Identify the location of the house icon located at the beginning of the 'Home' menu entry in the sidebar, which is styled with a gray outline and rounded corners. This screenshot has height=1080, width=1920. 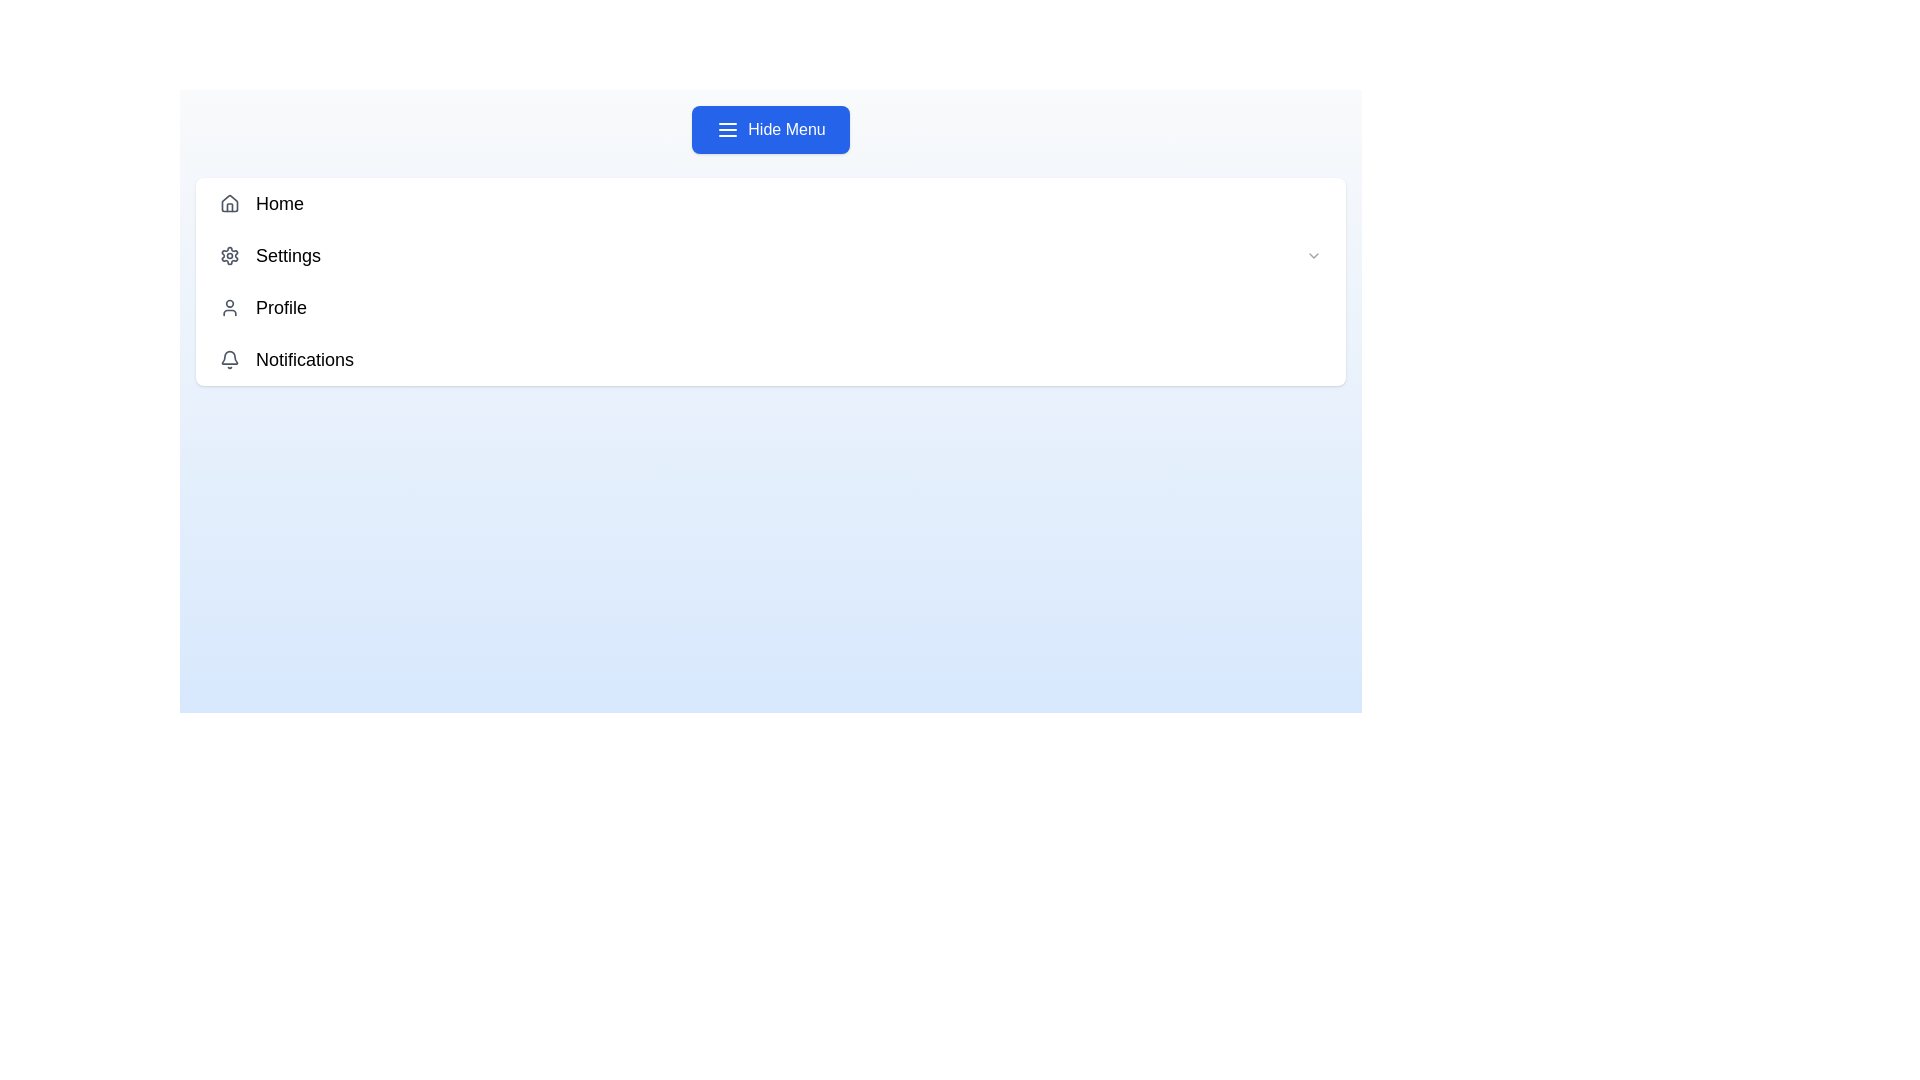
(230, 204).